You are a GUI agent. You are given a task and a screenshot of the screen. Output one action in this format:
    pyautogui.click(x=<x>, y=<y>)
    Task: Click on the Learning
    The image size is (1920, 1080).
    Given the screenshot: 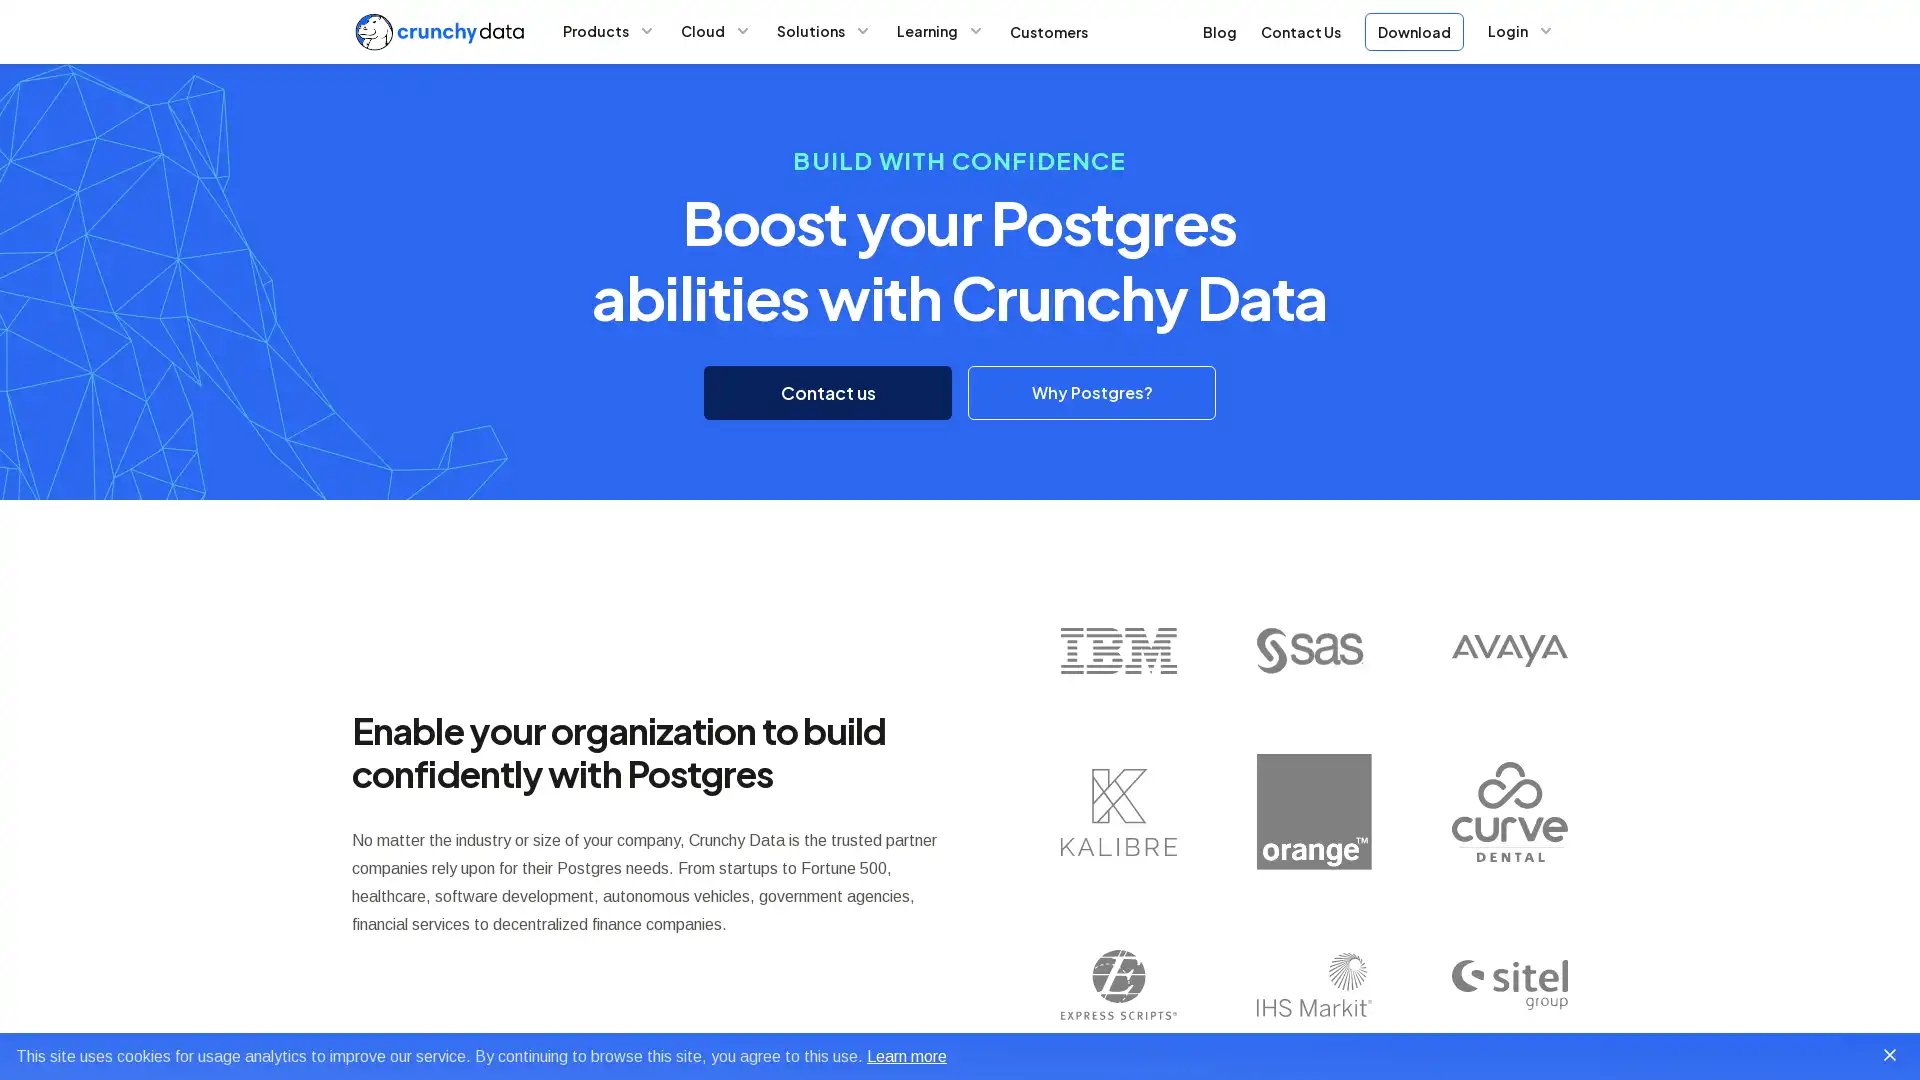 What is the action you would take?
    pyautogui.click(x=939, y=30)
    